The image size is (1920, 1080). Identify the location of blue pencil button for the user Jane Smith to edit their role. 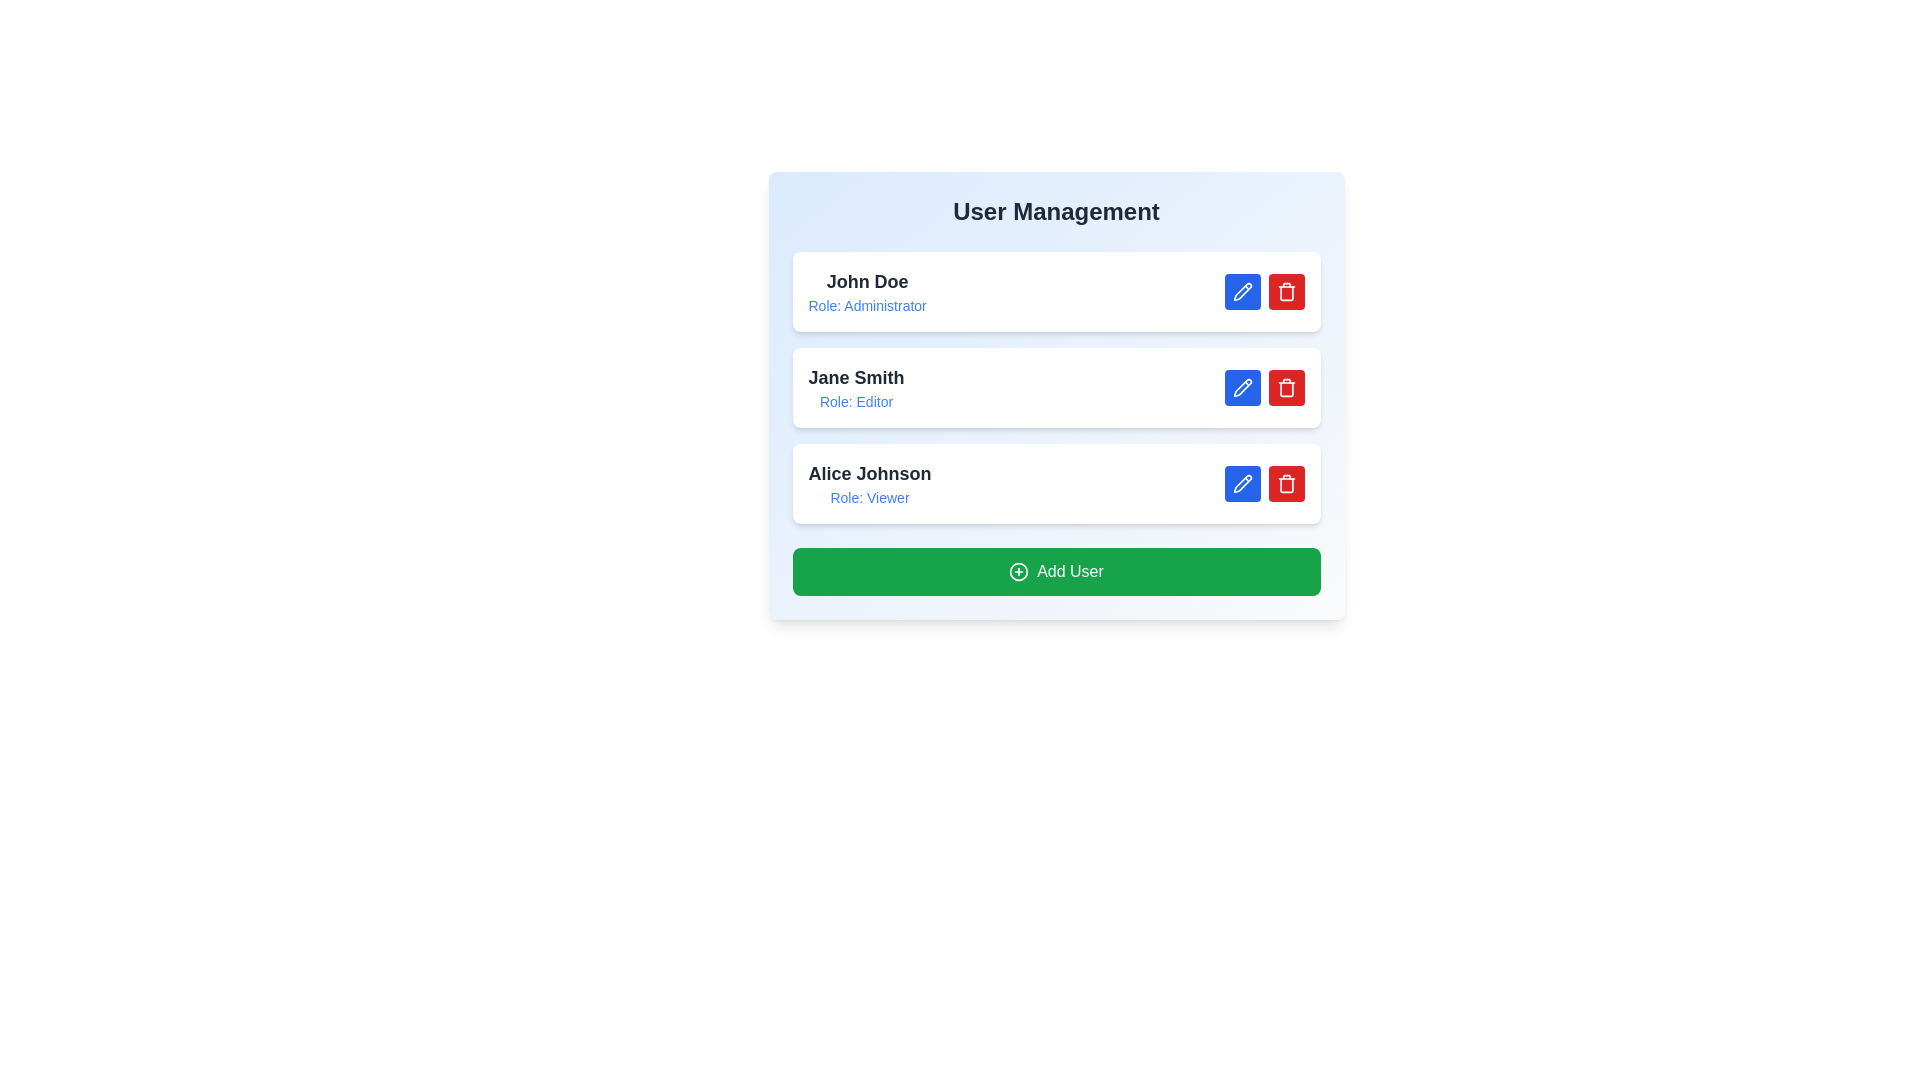
(1241, 388).